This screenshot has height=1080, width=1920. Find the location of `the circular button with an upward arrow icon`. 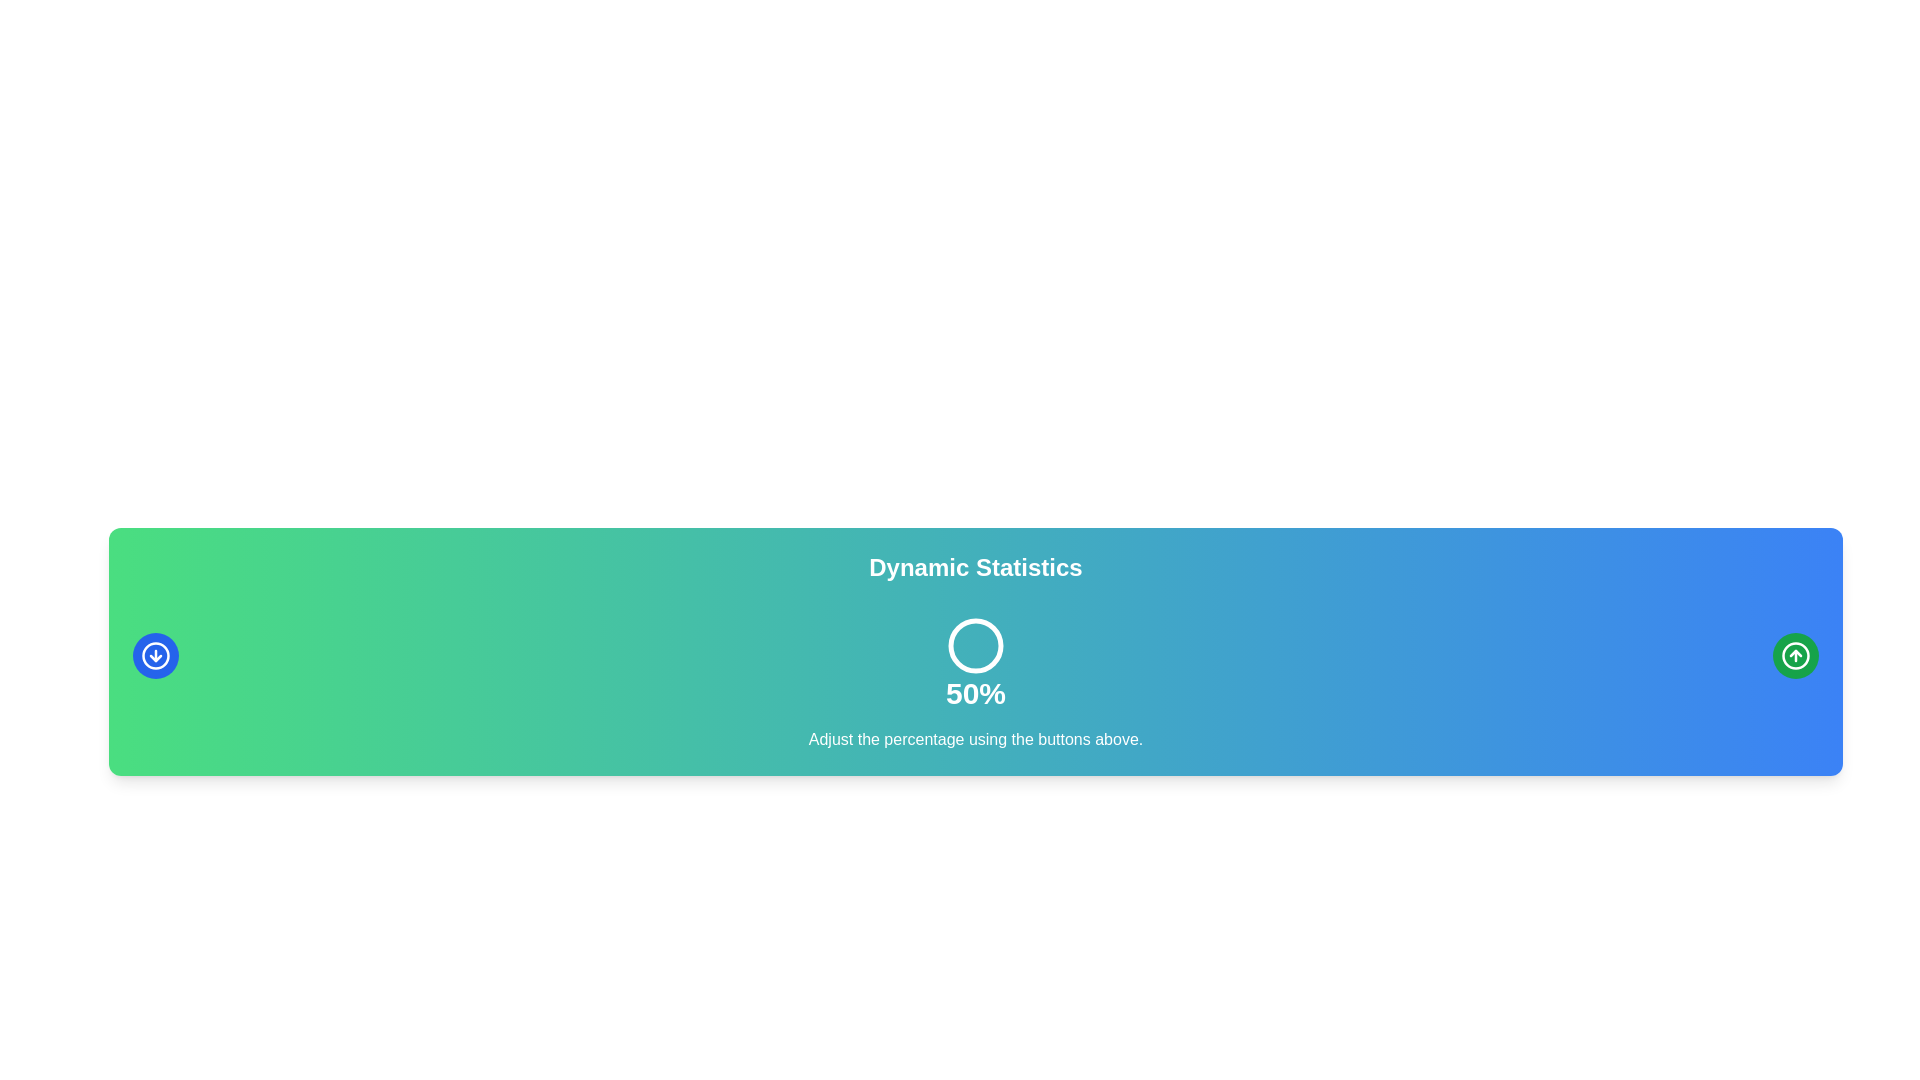

the circular button with an upward arrow icon is located at coordinates (1795, 655).